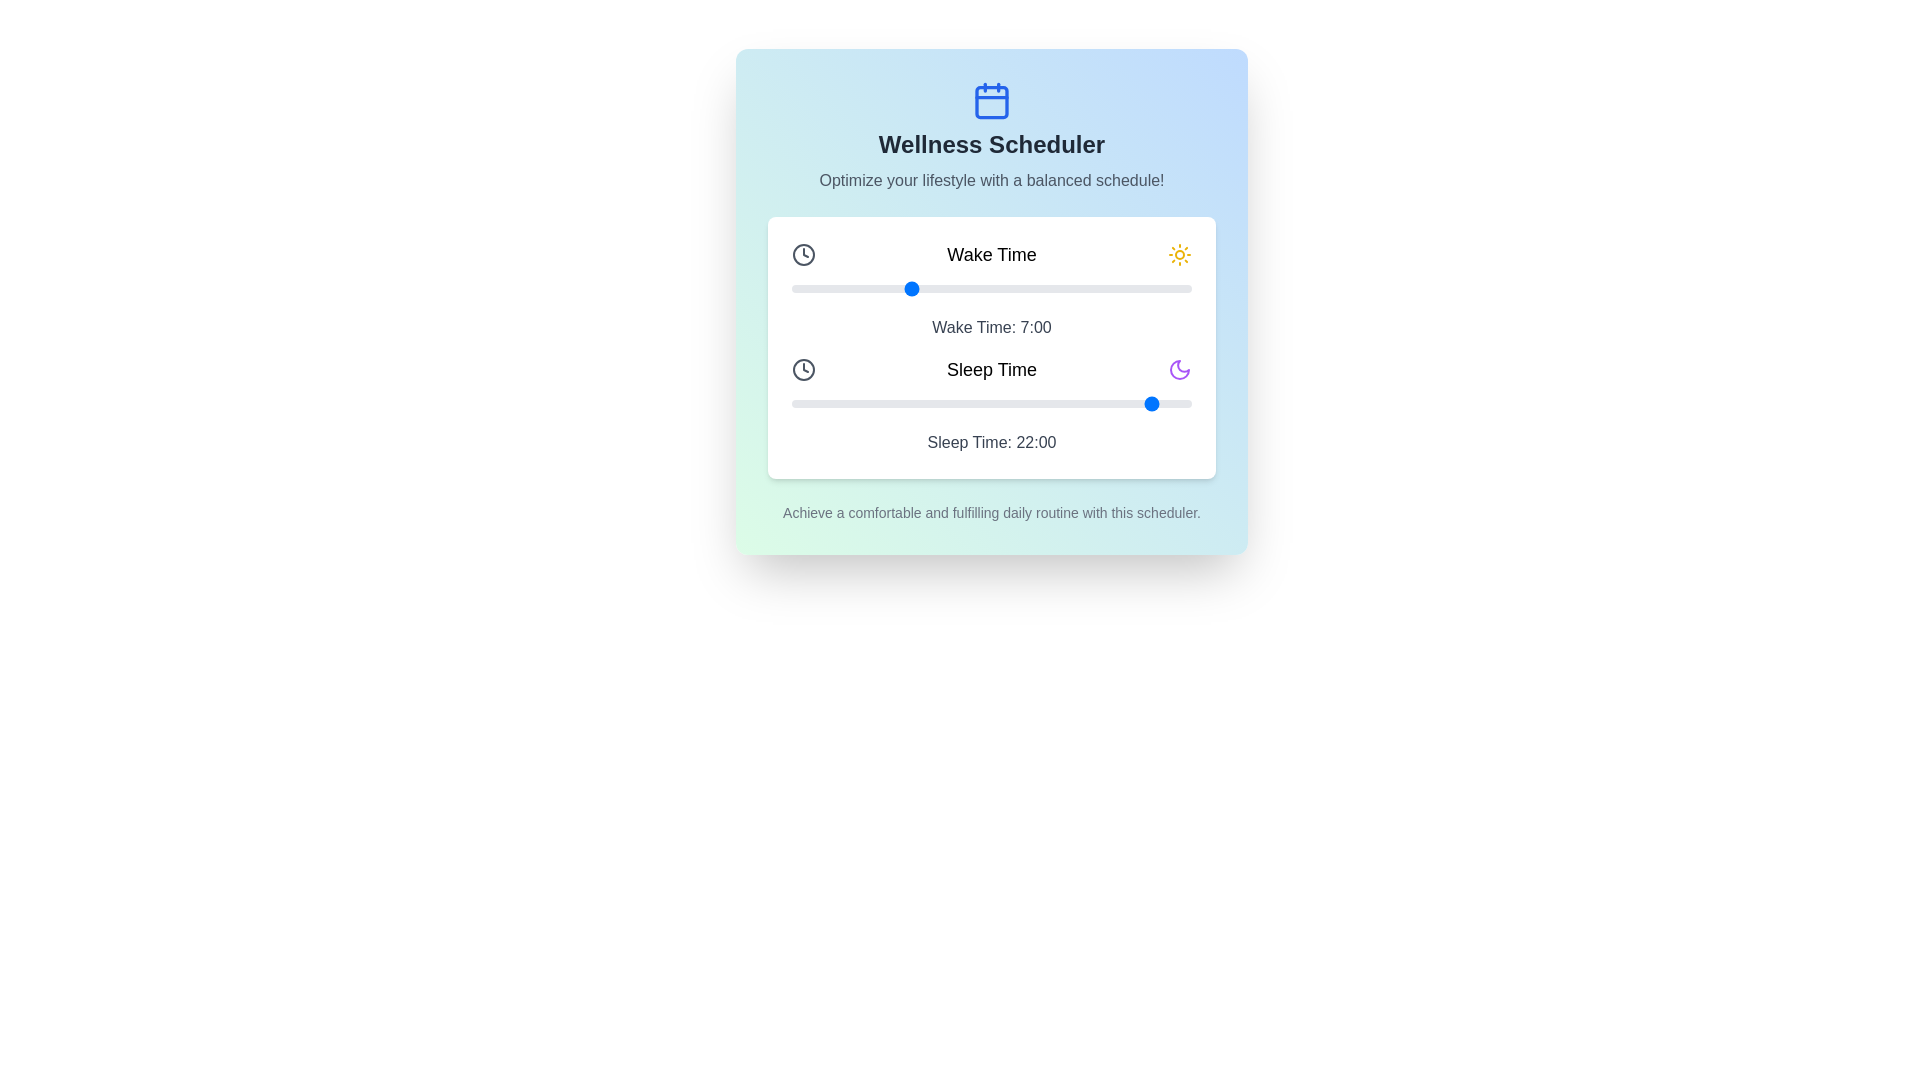 The height and width of the screenshot is (1080, 1920). I want to click on the second icon representing the 'Sleep Time' setting located to the right of the 'Sleep Time' text label in the 'Wellness Scheduler' interface, so click(1180, 370).